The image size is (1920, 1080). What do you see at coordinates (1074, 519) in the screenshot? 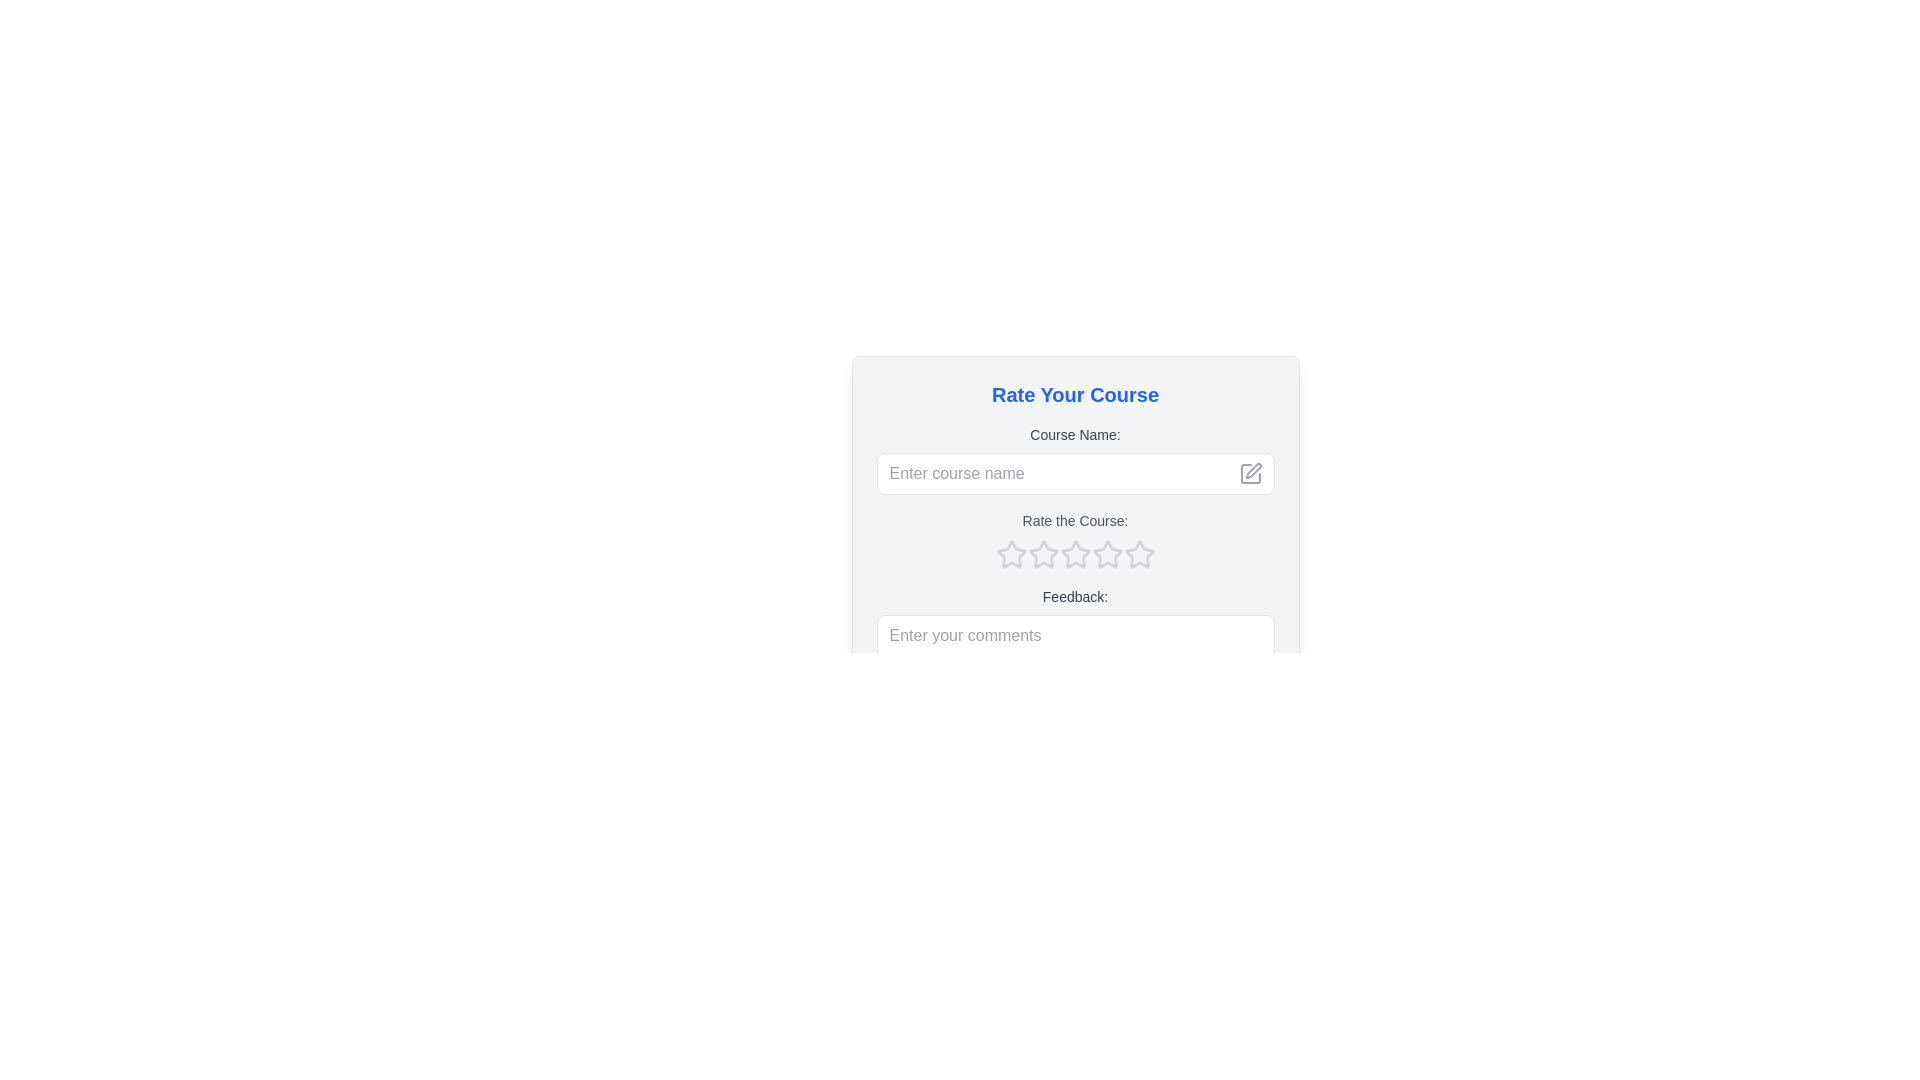
I see `the text label displaying 'Rate the Course:' which is located between the 'Course Name:' label and the star rating selector in the 'Rate Your Course' panel` at bounding box center [1074, 519].